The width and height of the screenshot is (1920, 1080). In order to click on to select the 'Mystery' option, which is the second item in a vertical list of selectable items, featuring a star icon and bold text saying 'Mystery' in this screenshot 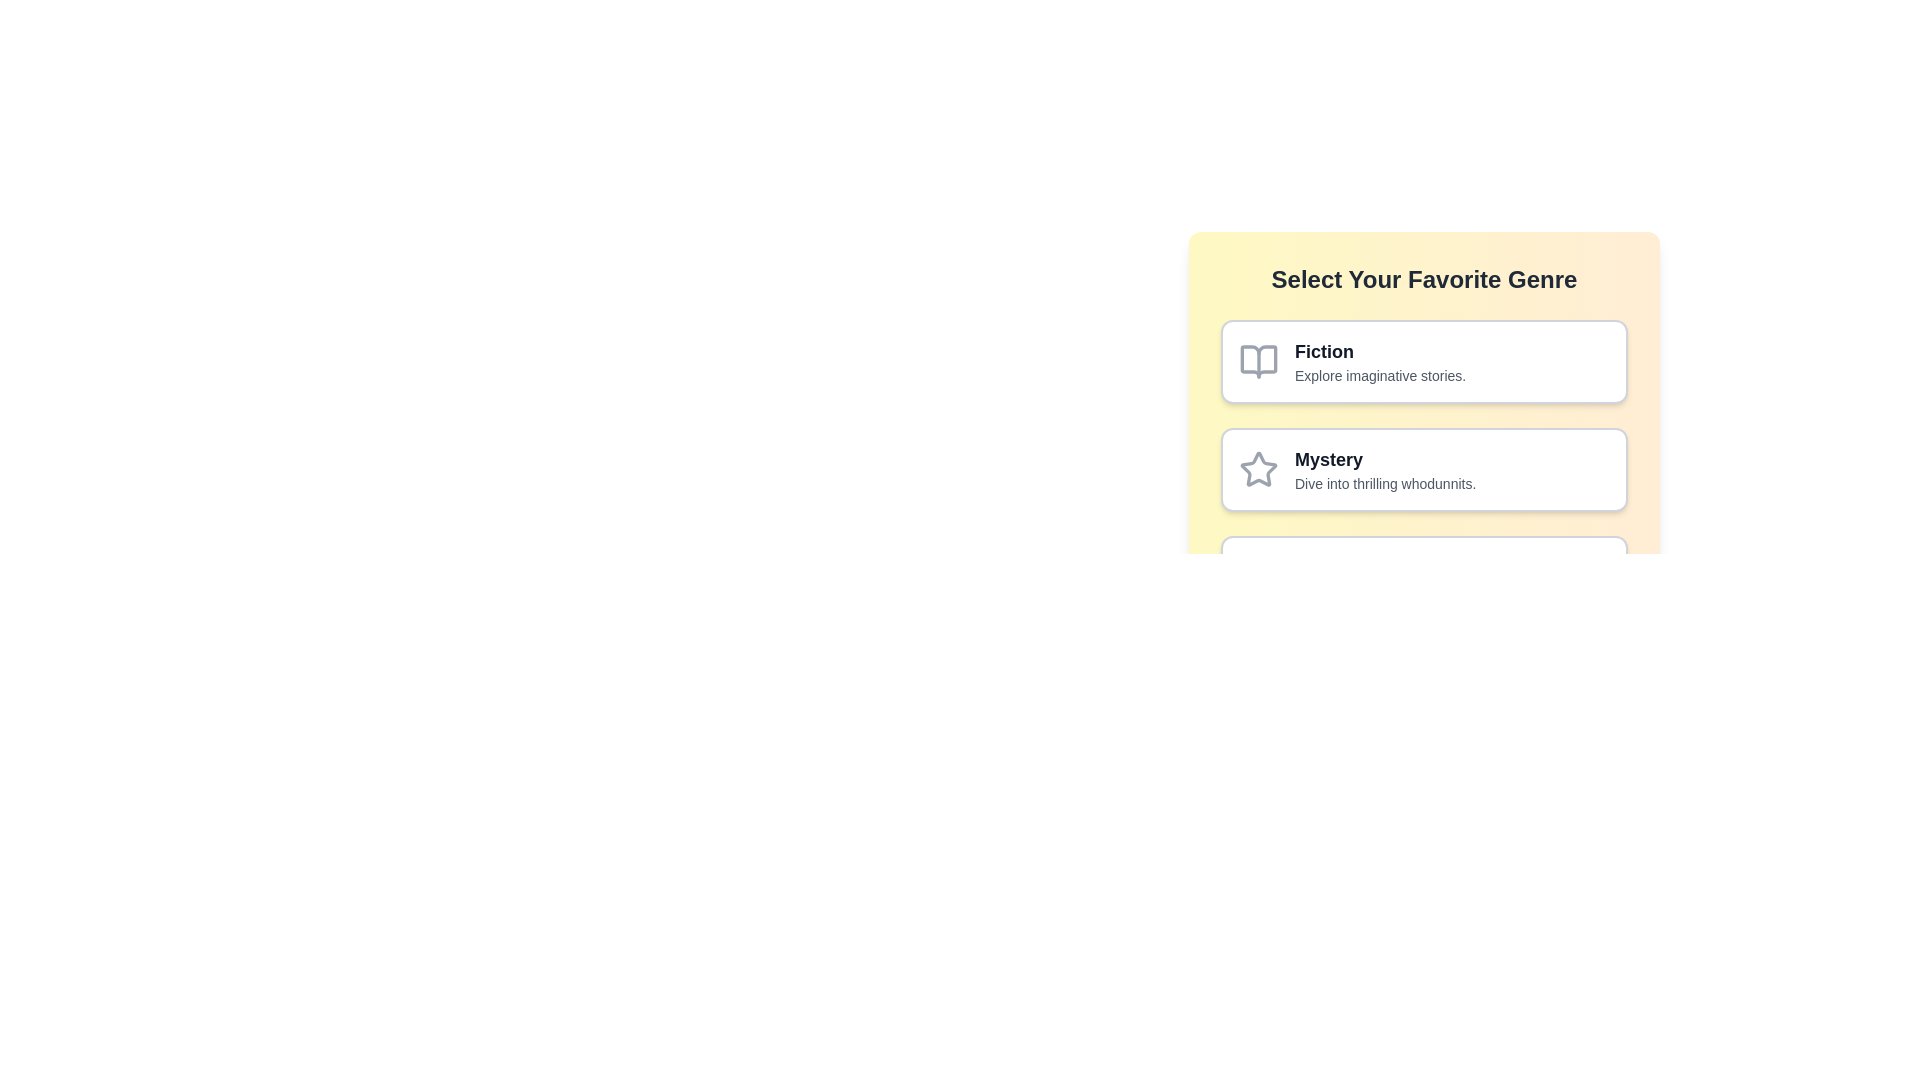, I will do `click(1423, 470)`.